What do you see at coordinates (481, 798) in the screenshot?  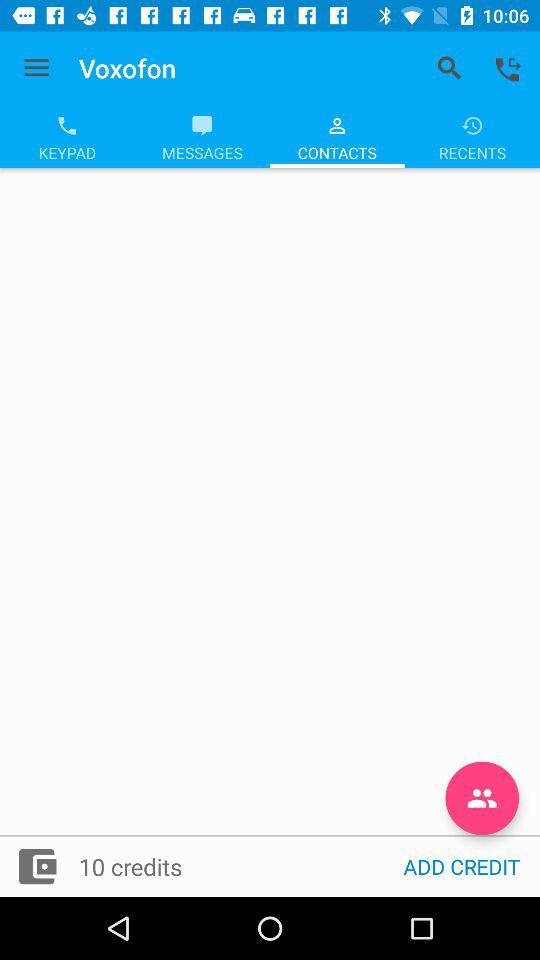 I see `the item below the recents item` at bounding box center [481, 798].